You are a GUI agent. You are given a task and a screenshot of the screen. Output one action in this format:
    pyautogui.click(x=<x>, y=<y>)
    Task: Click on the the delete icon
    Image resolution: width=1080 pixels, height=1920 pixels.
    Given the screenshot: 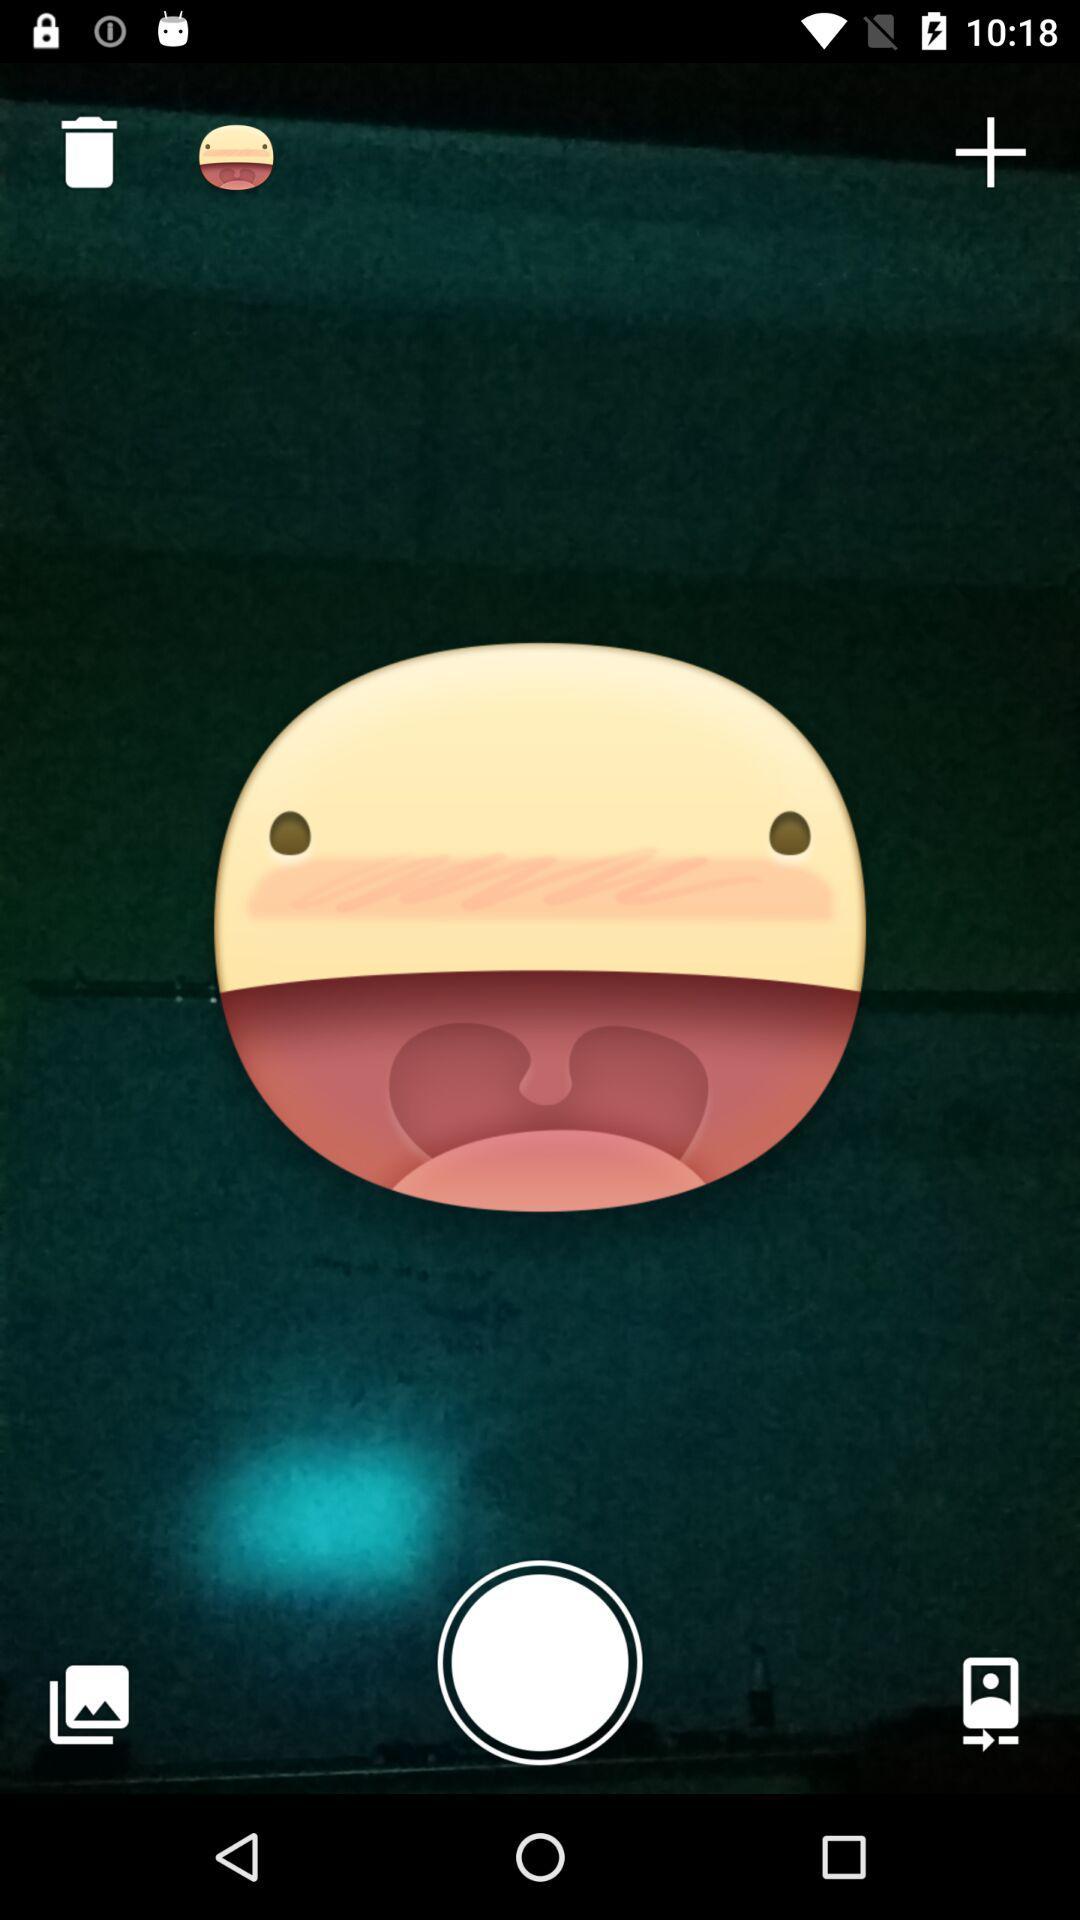 What is the action you would take?
    pyautogui.click(x=80, y=143)
    